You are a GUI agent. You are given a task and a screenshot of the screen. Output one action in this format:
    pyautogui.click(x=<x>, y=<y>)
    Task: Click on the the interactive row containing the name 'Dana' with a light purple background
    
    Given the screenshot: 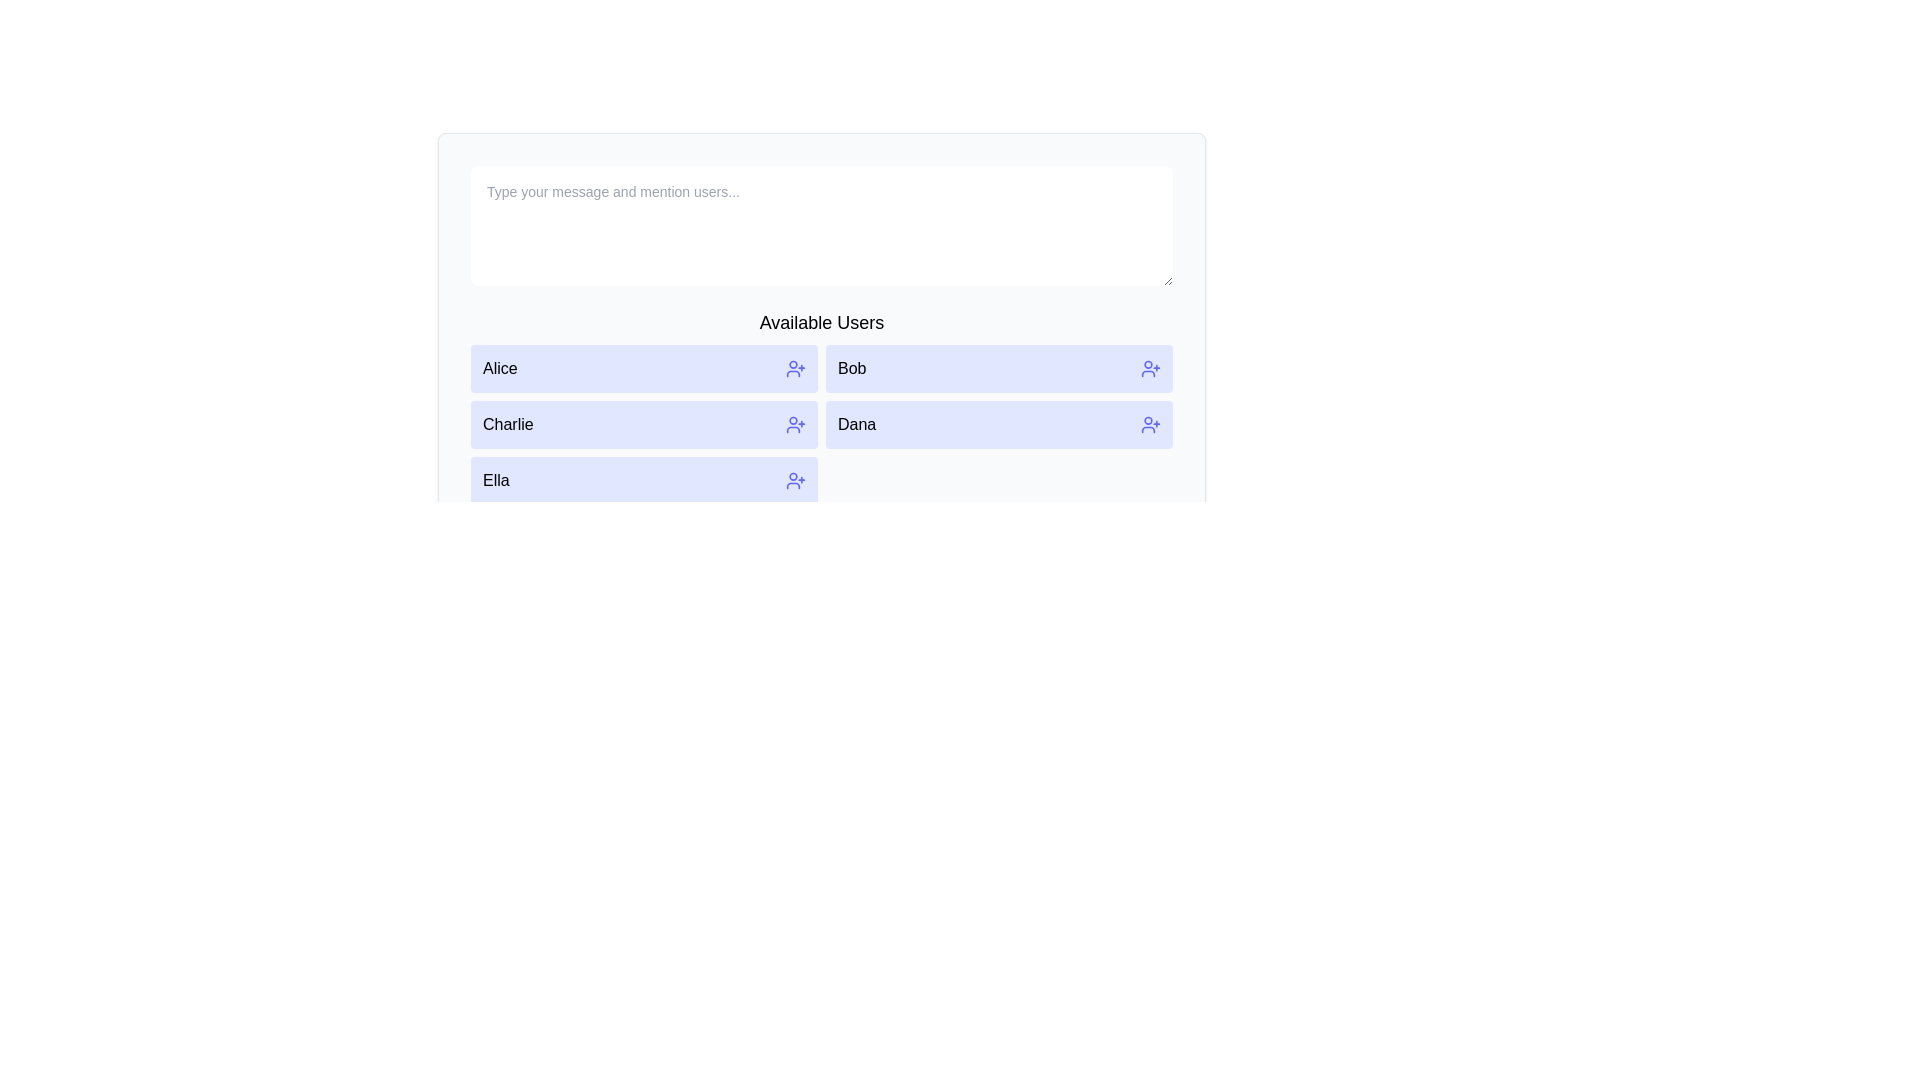 What is the action you would take?
    pyautogui.click(x=999, y=423)
    